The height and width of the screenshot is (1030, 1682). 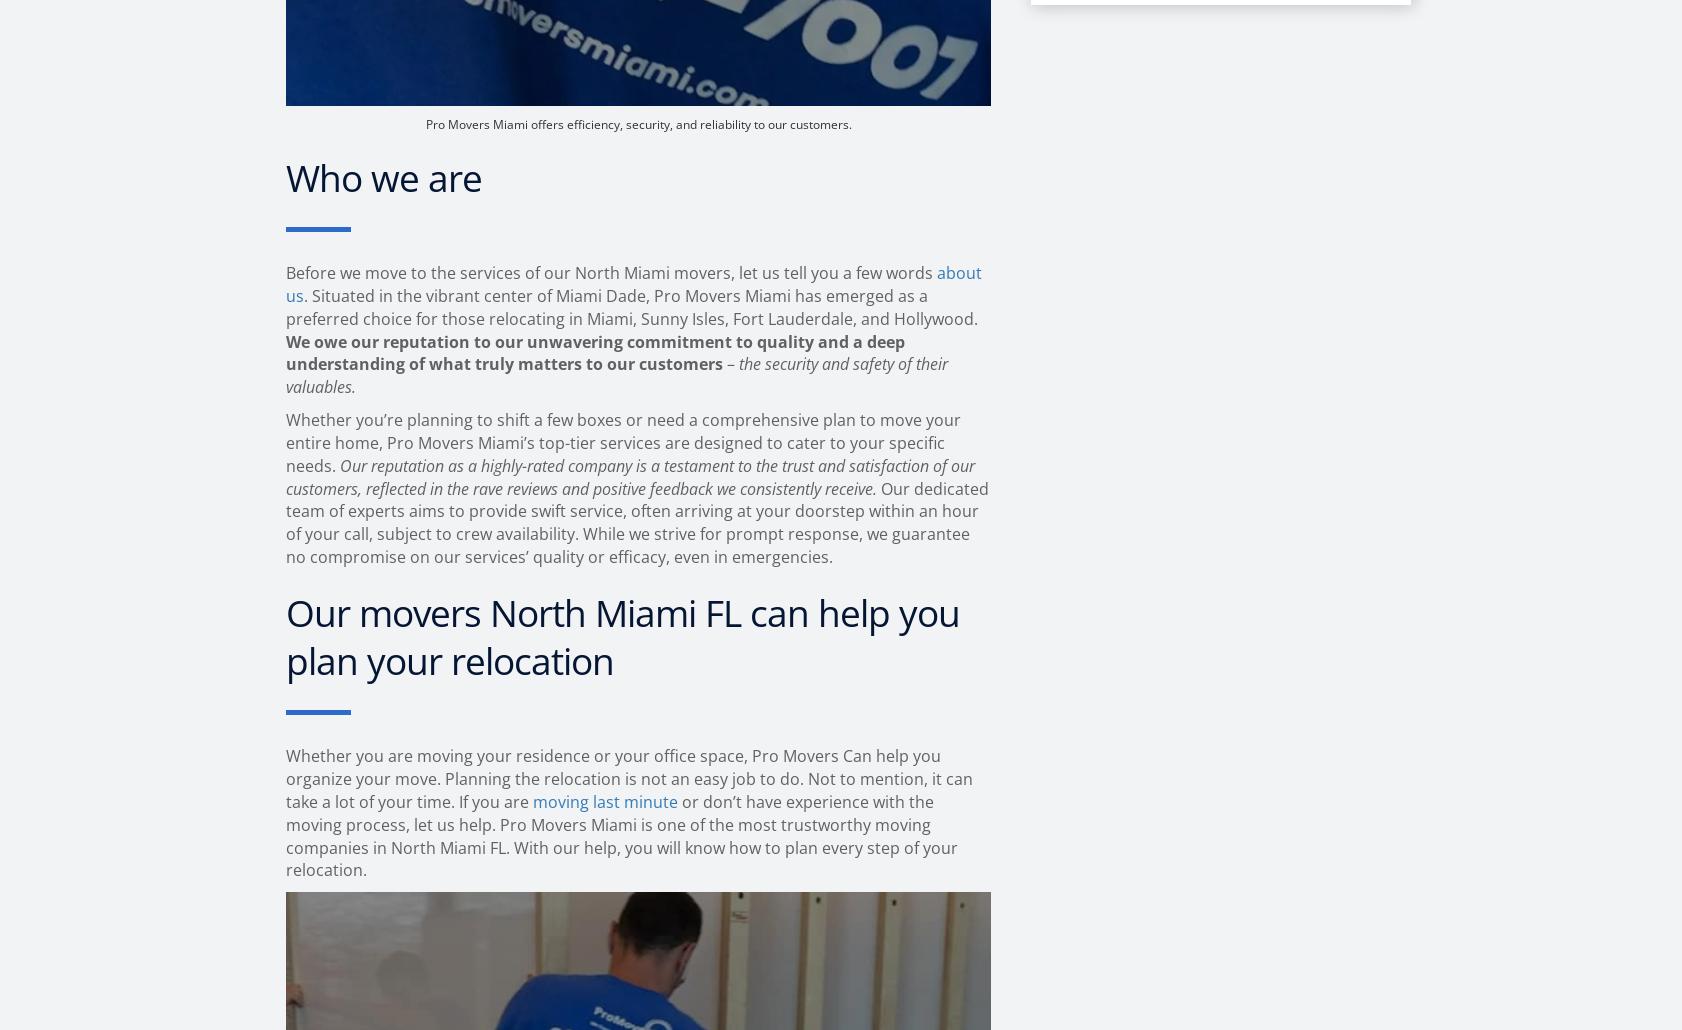 What do you see at coordinates (616, 375) in the screenshot?
I see `'the security and safety of their valuables.'` at bounding box center [616, 375].